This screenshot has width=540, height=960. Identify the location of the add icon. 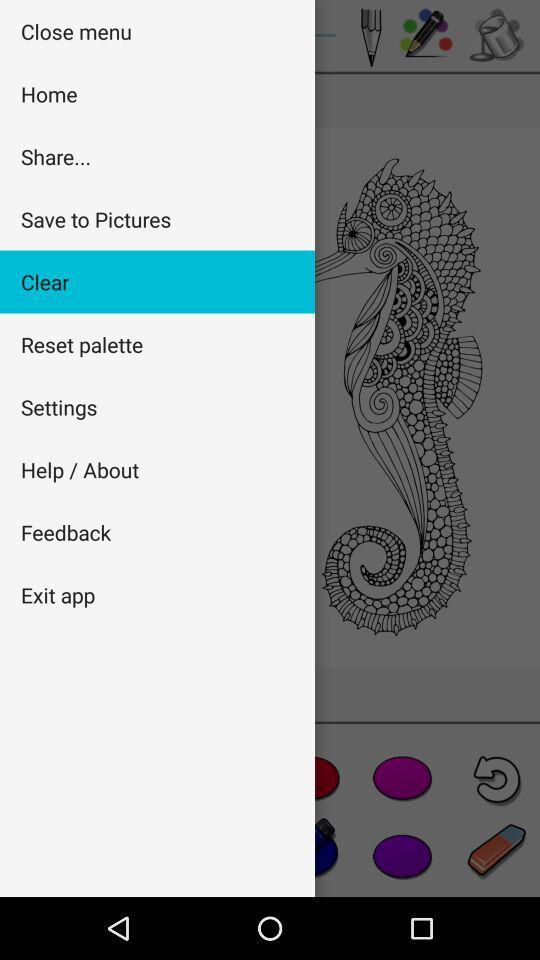
(402, 776).